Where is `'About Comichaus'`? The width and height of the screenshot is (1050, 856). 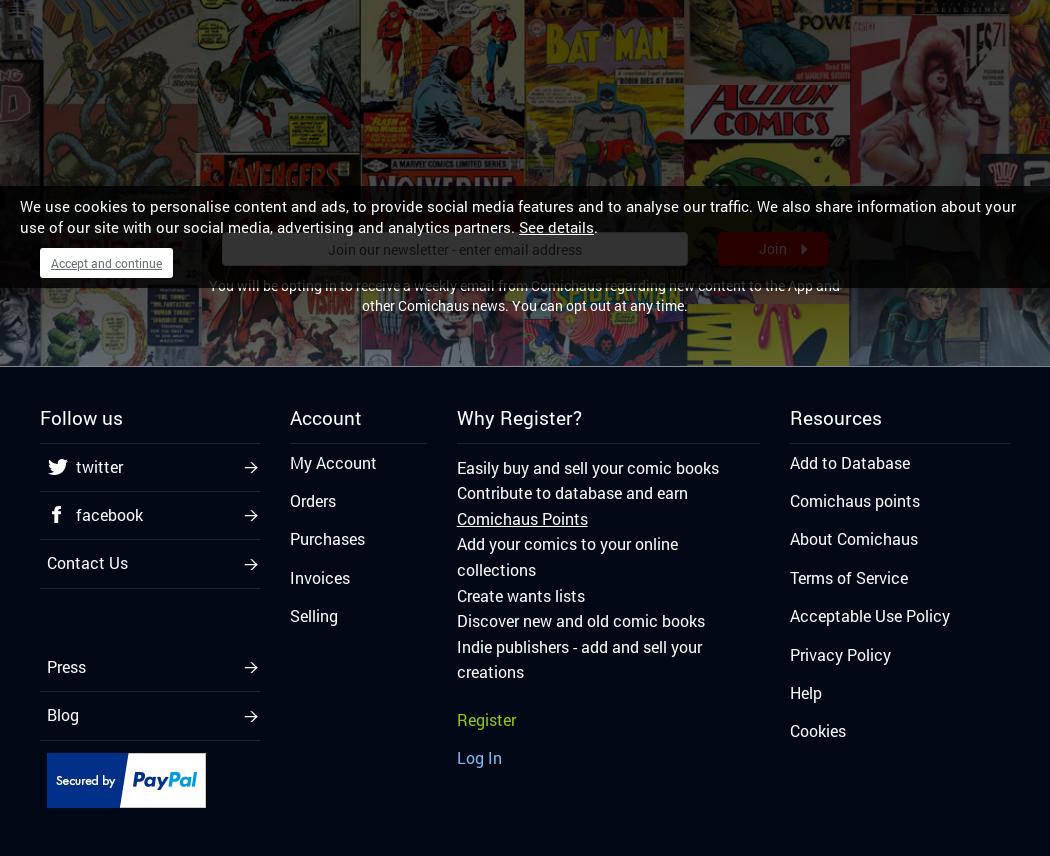 'About Comichaus' is located at coordinates (853, 537).